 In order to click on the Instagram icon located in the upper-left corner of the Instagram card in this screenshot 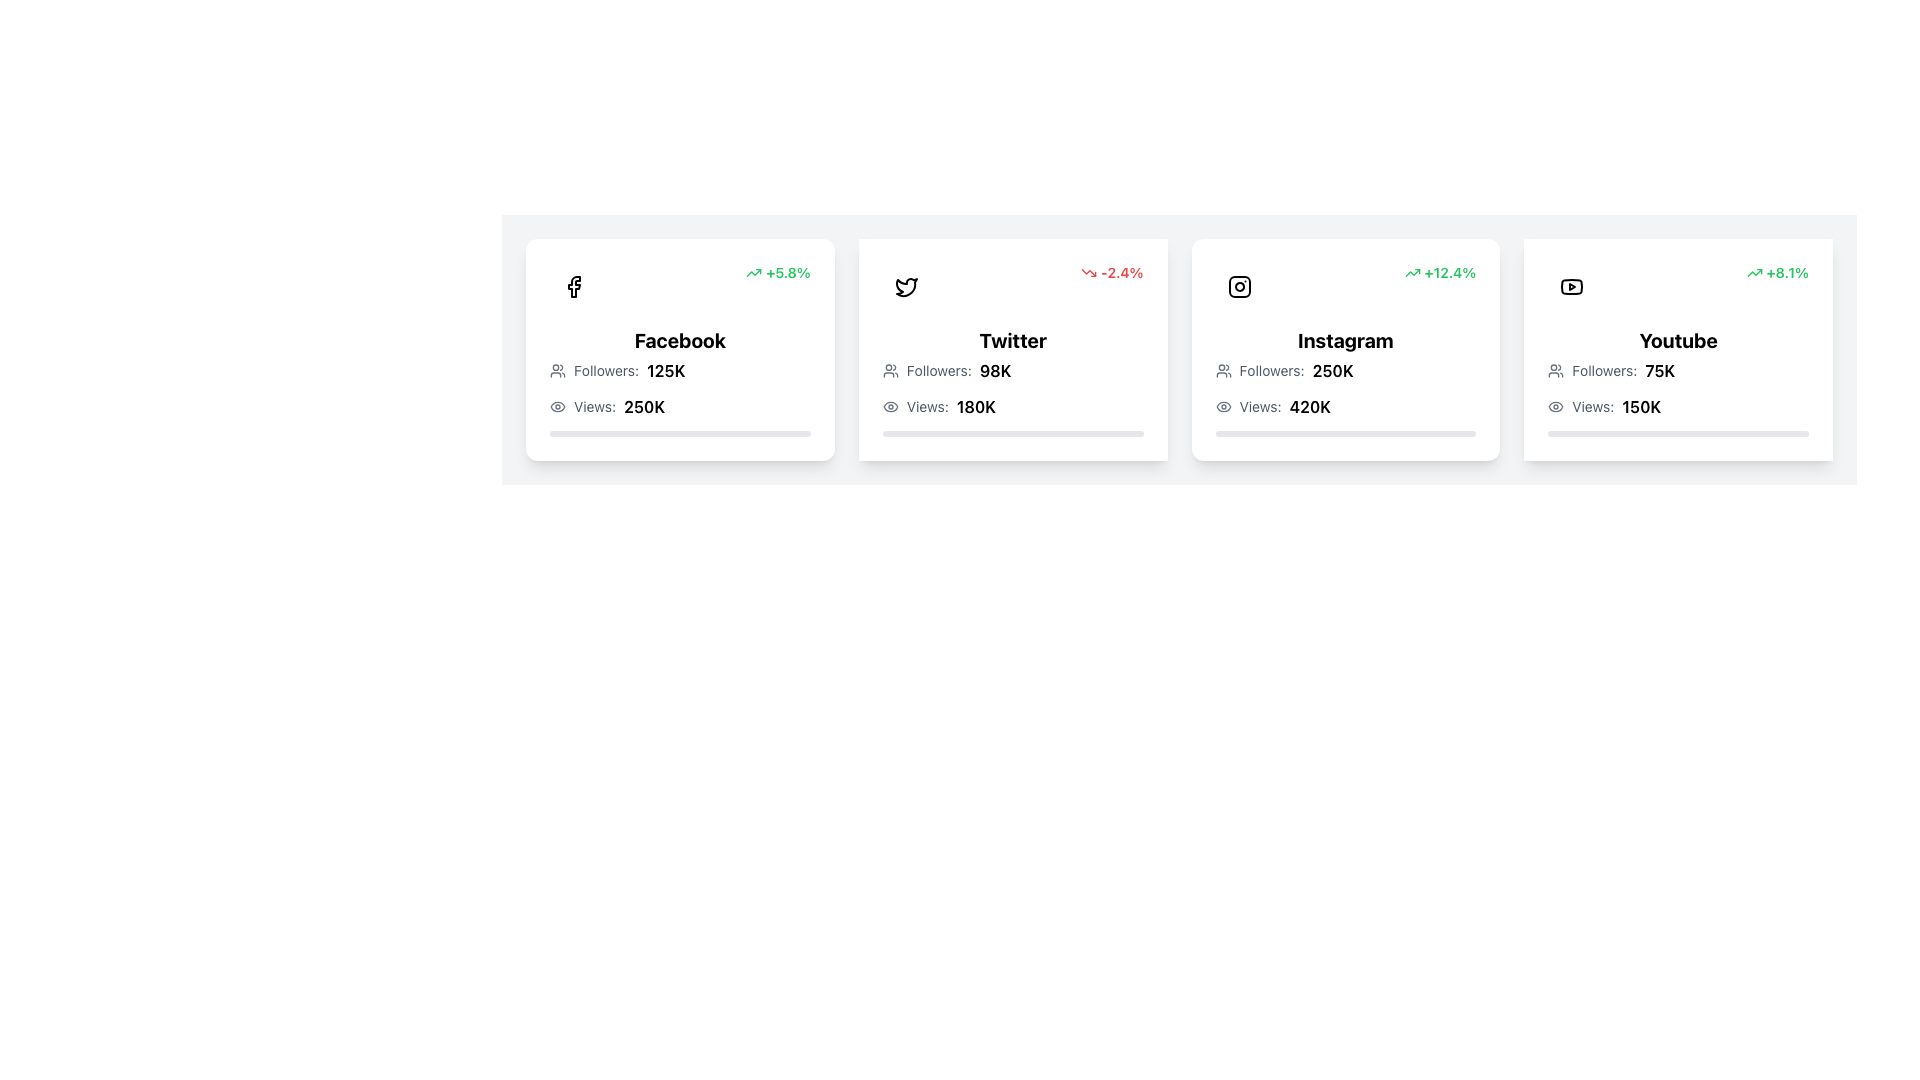, I will do `click(1238, 286)`.